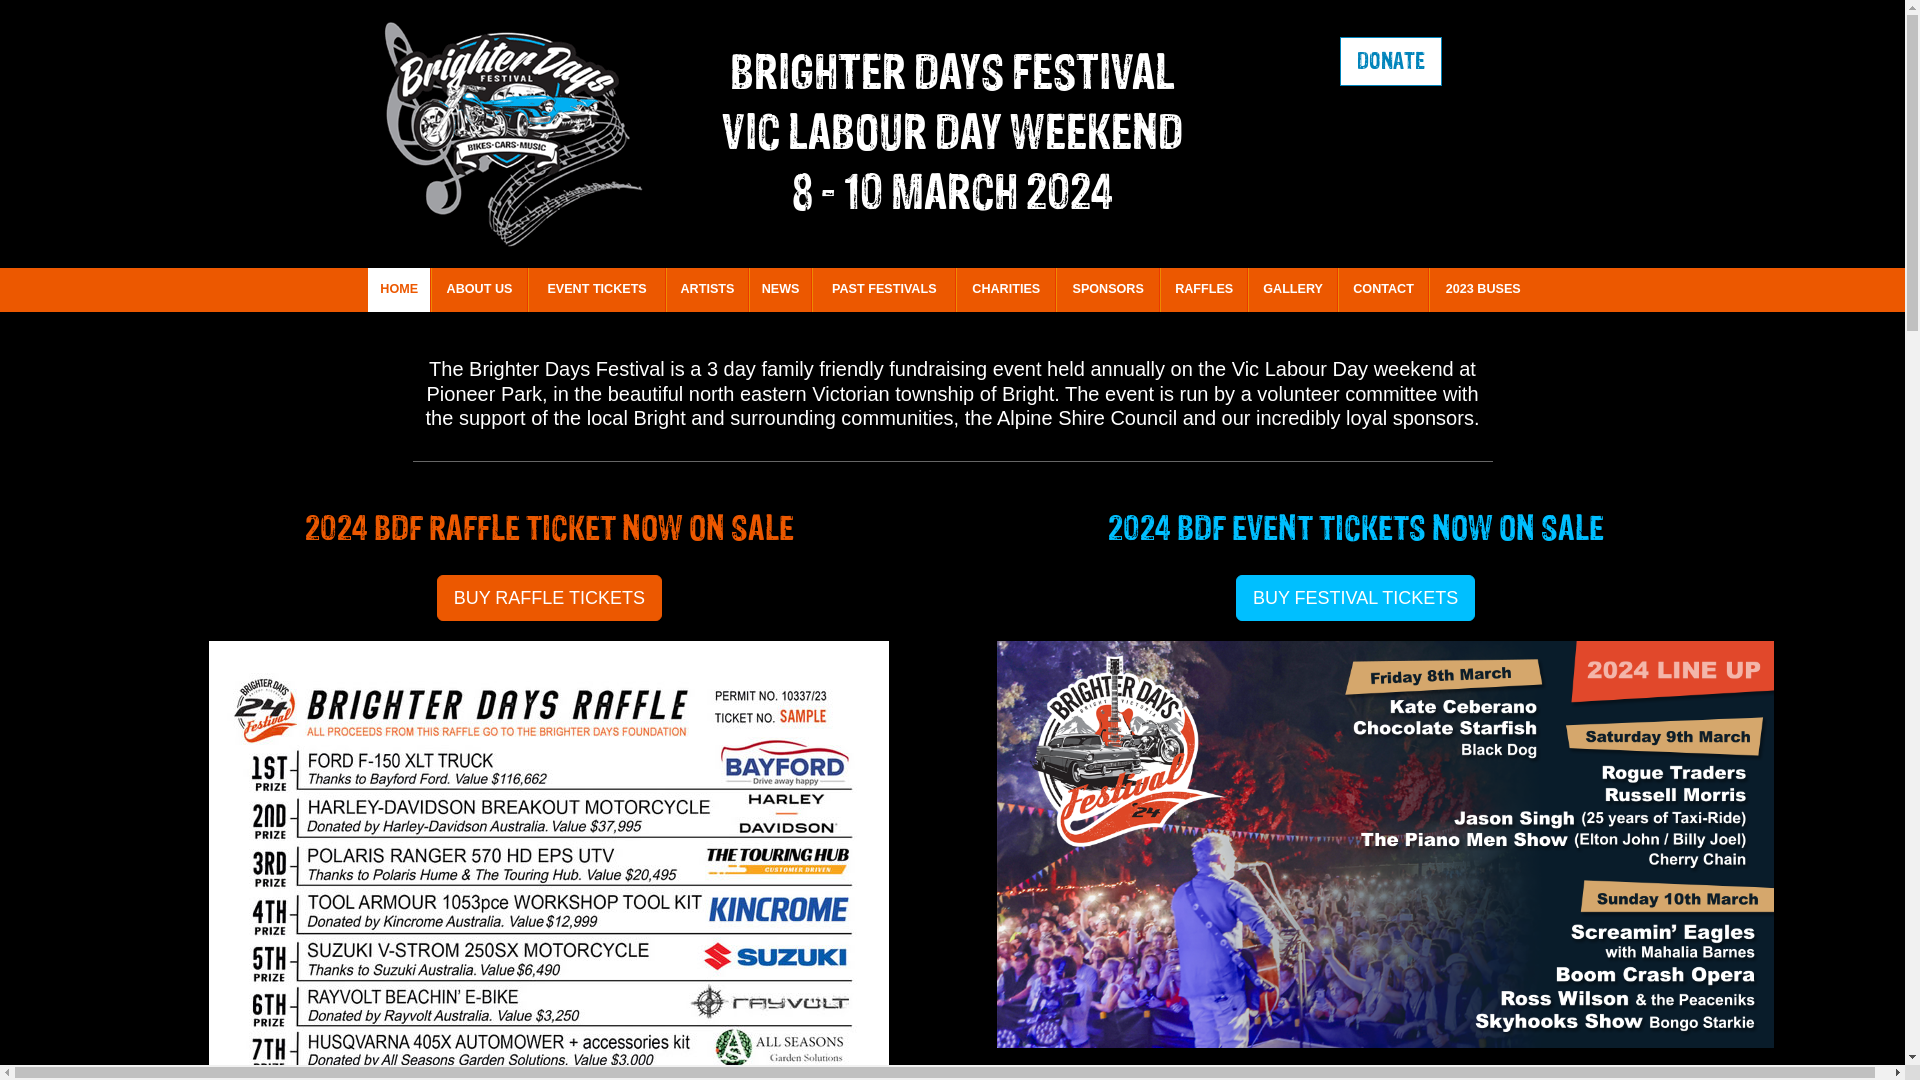 This screenshot has height=1080, width=1920. What do you see at coordinates (1055, 289) in the screenshot?
I see `'SPONSORS'` at bounding box center [1055, 289].